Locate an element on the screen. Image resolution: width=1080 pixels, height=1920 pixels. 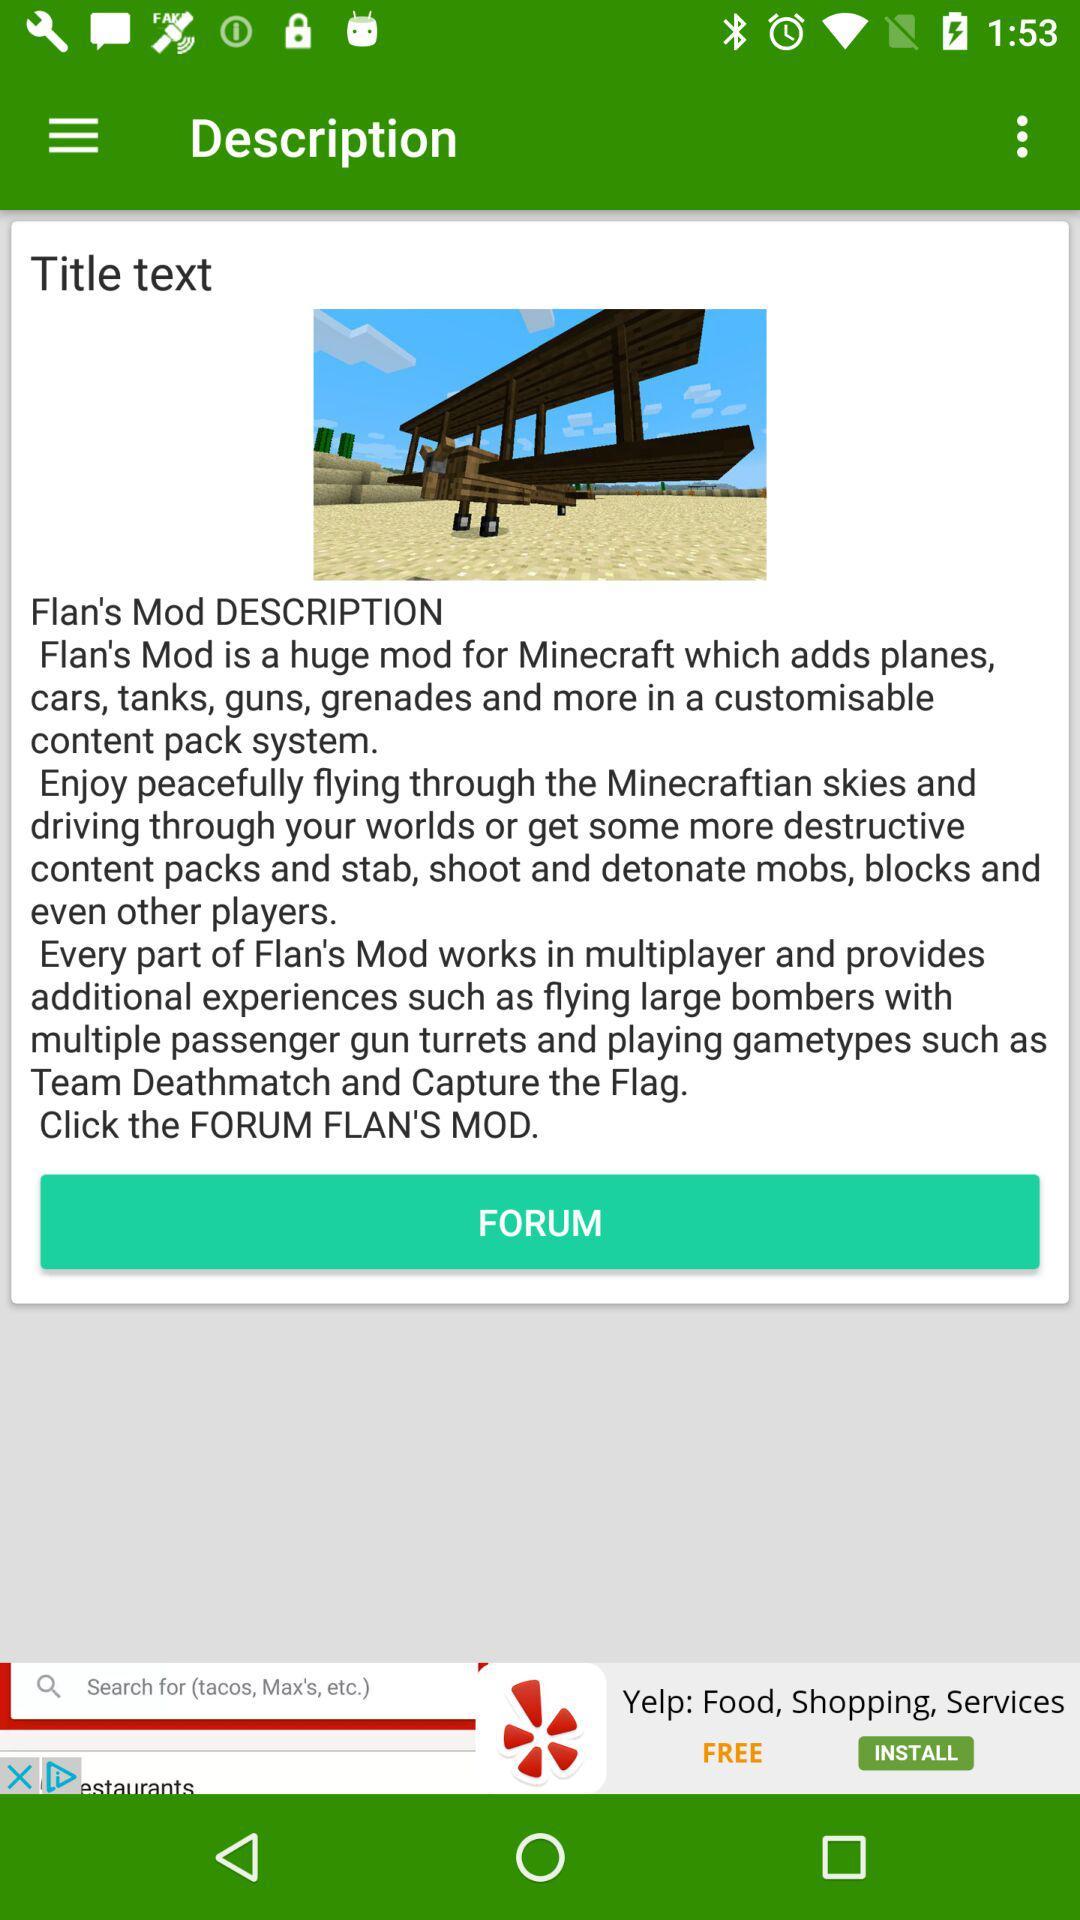
advertisement is located at coordinates (540, 1727).